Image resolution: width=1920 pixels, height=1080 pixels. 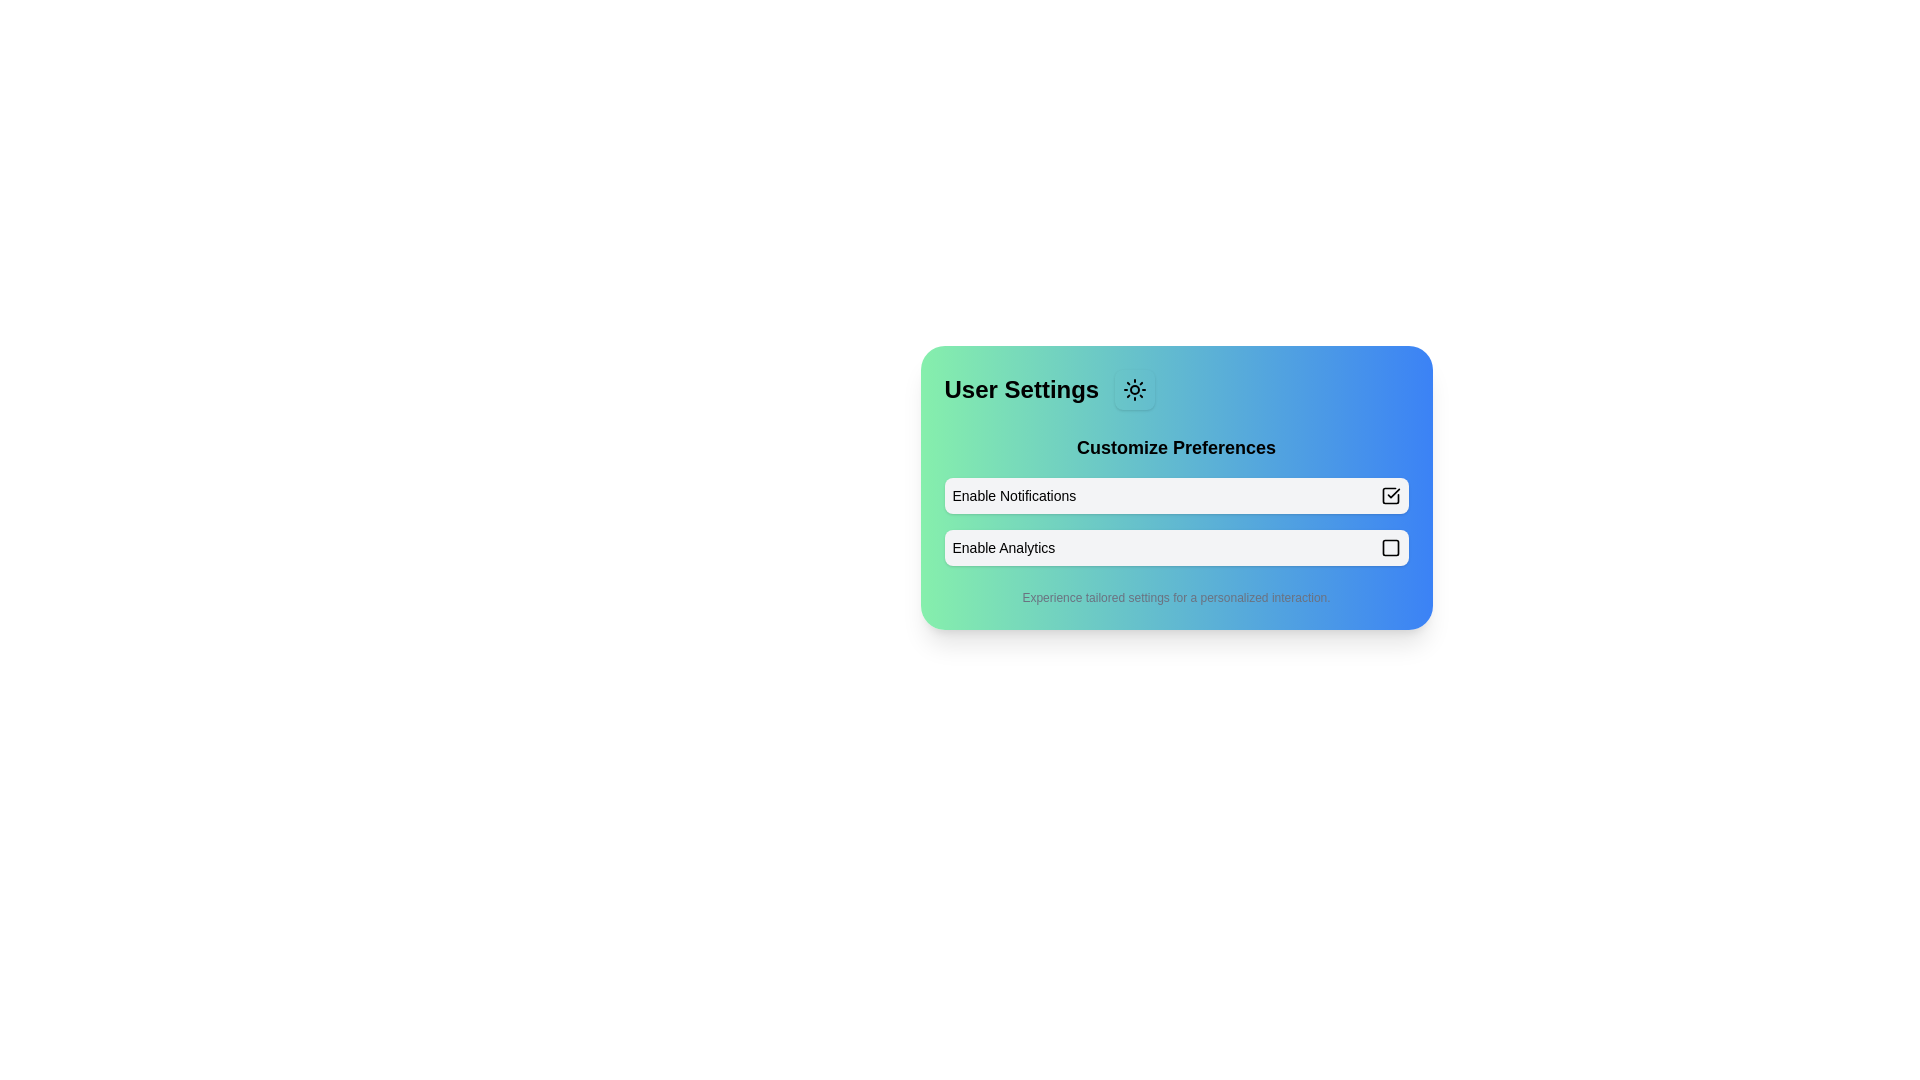 What do you see at coordinates (1134, 389) in the screenshot?
I see `the small square button with rounded corners, featuring a sun icon at its center, located to the right of the 'User Settings' heading` at bounding box center [1134, 389].